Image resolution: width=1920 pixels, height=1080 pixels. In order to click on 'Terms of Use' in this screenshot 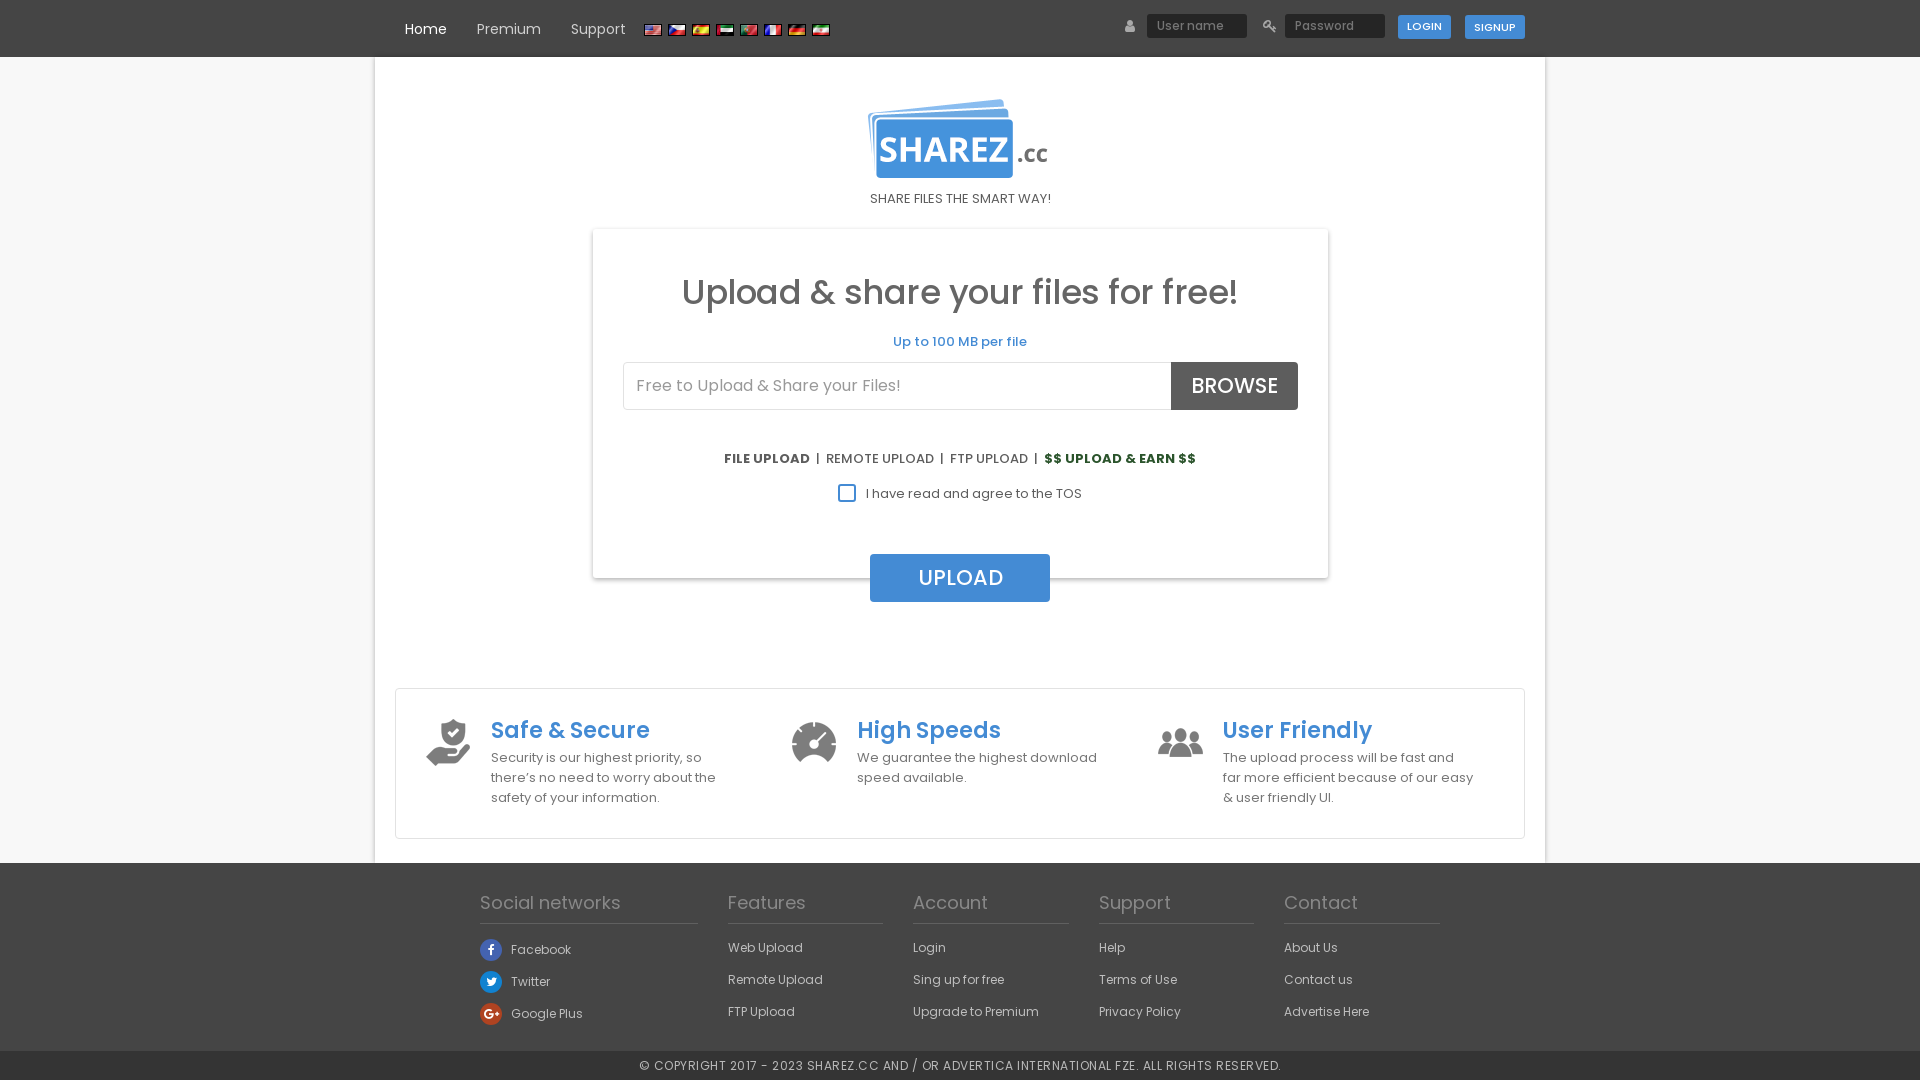, I will do `click(1137, 978)`.